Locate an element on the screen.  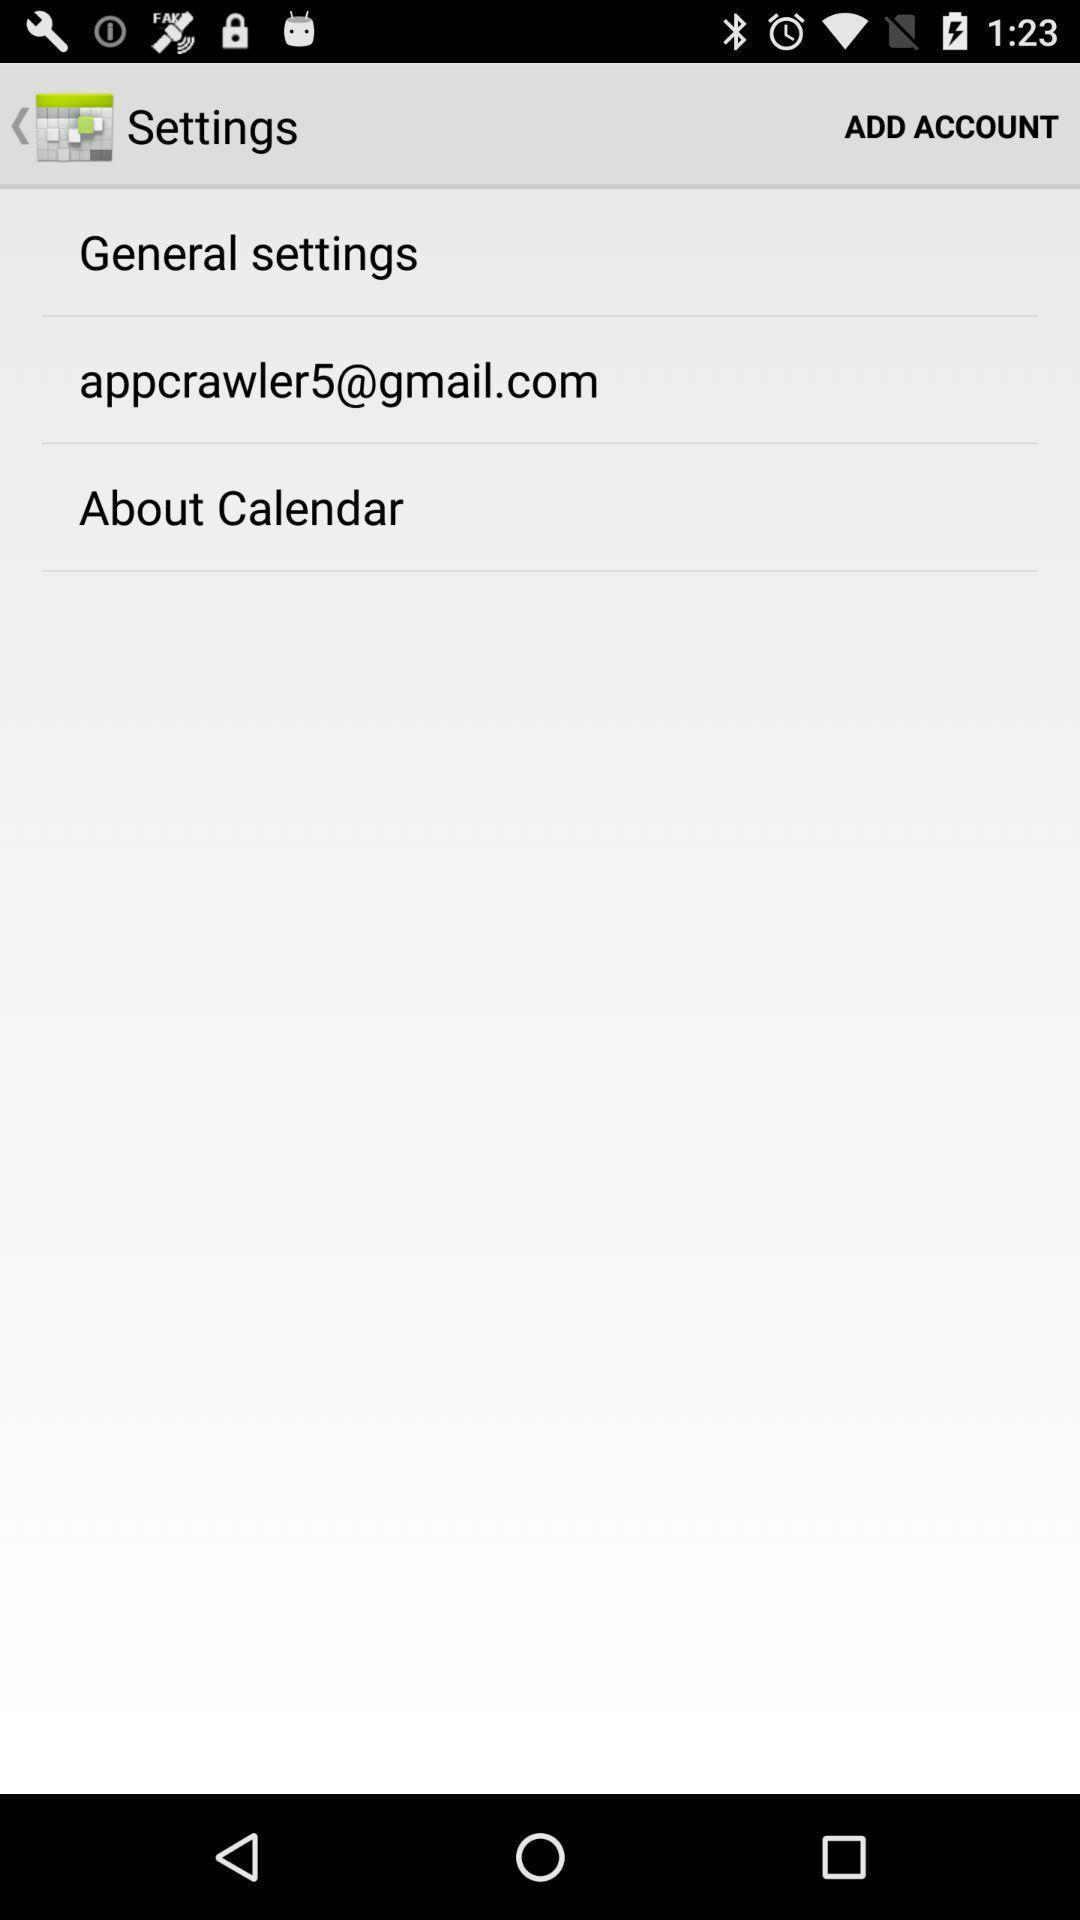
item next to the settings item is located at coordinates (950, 124).